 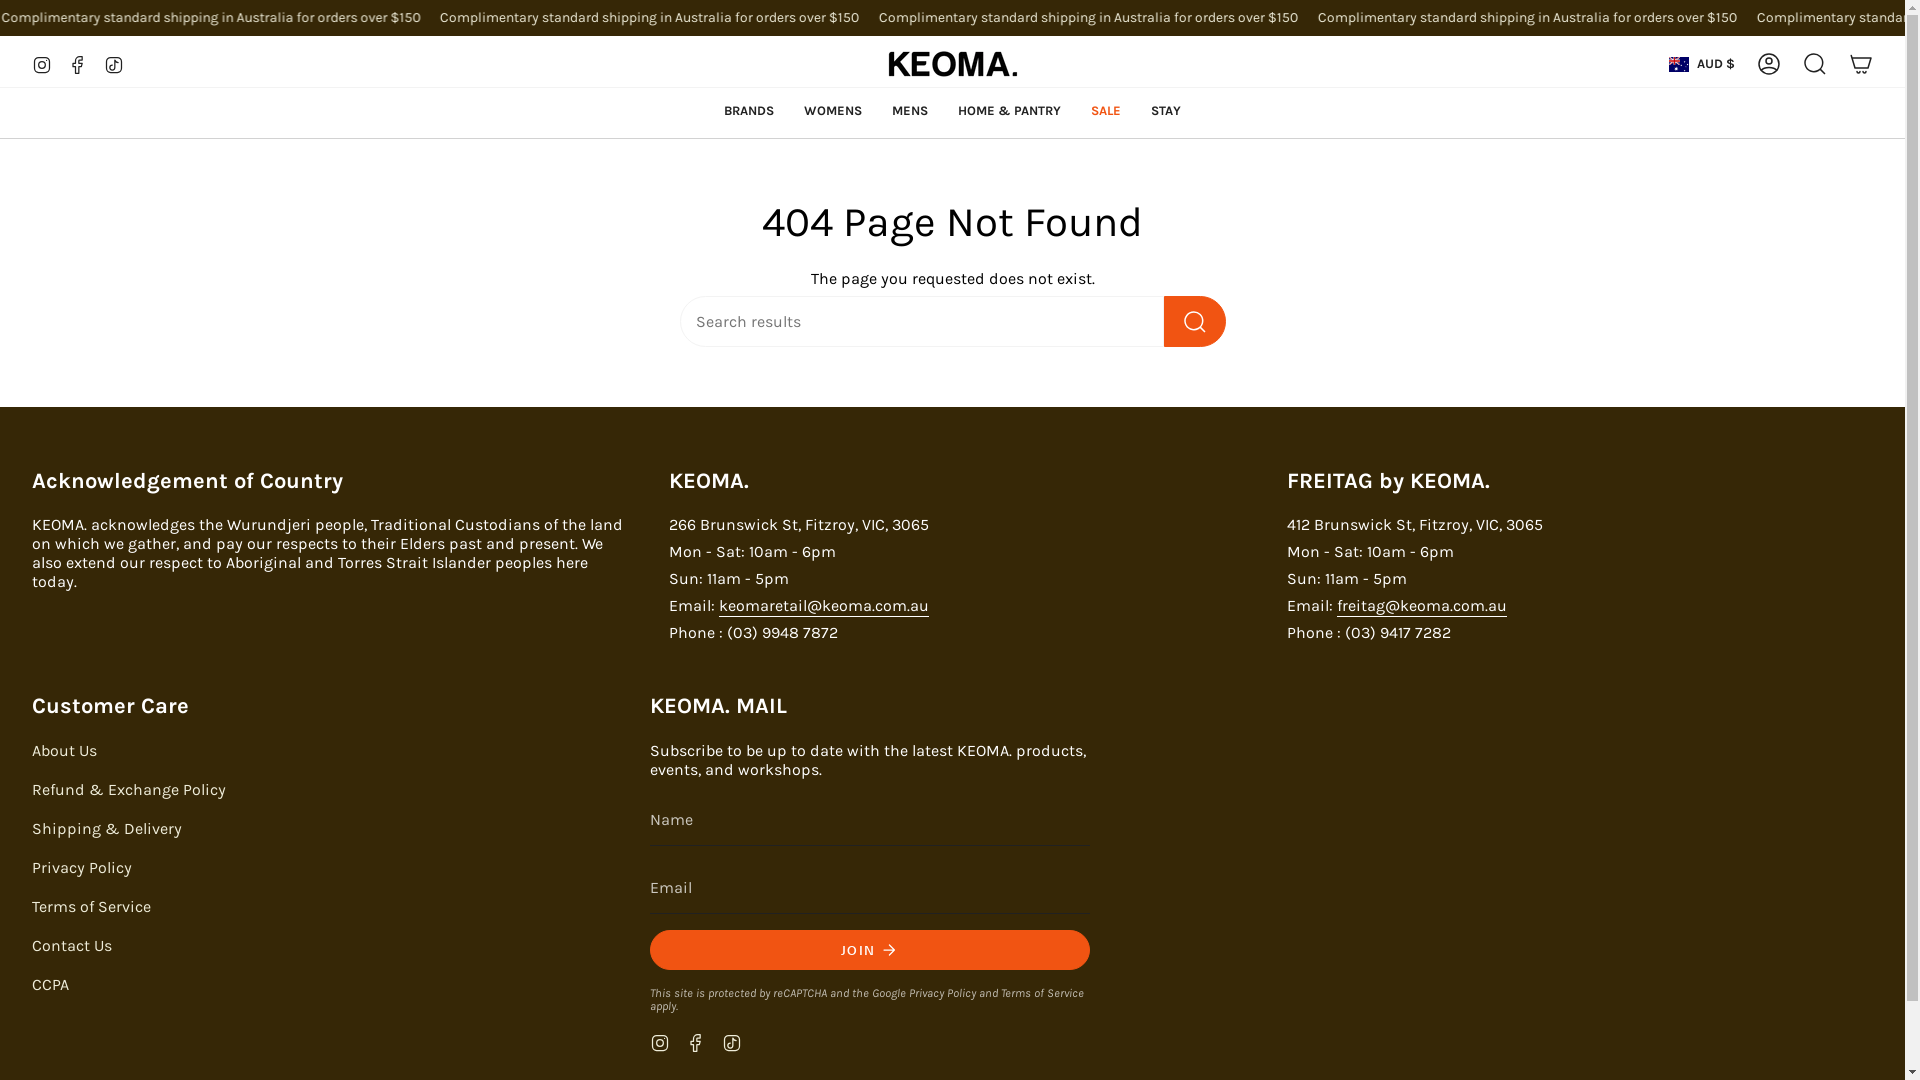 What do you see at coordinates (64, 750) in the screenshot?
I see `'About Us'` at bounding box center [64, 750].